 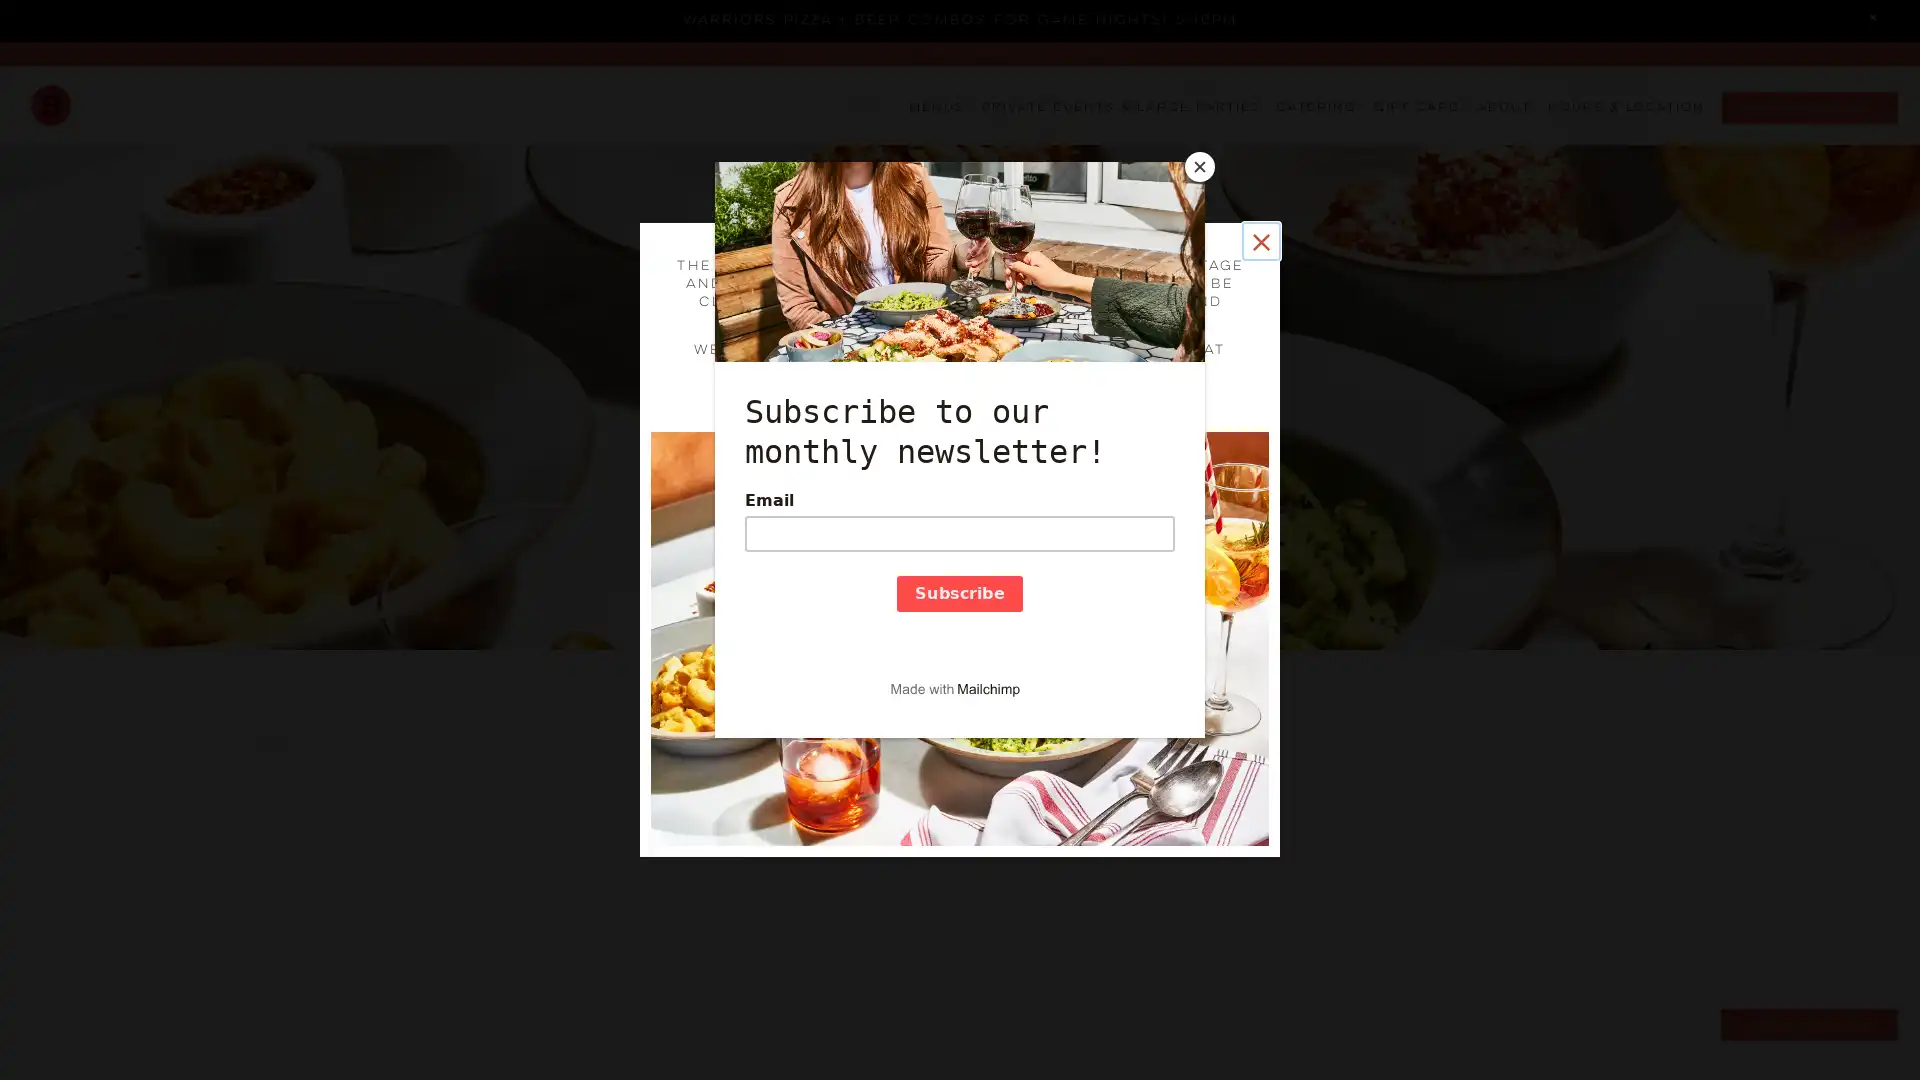 I want to click on Close, so click(x=1260, y=239).